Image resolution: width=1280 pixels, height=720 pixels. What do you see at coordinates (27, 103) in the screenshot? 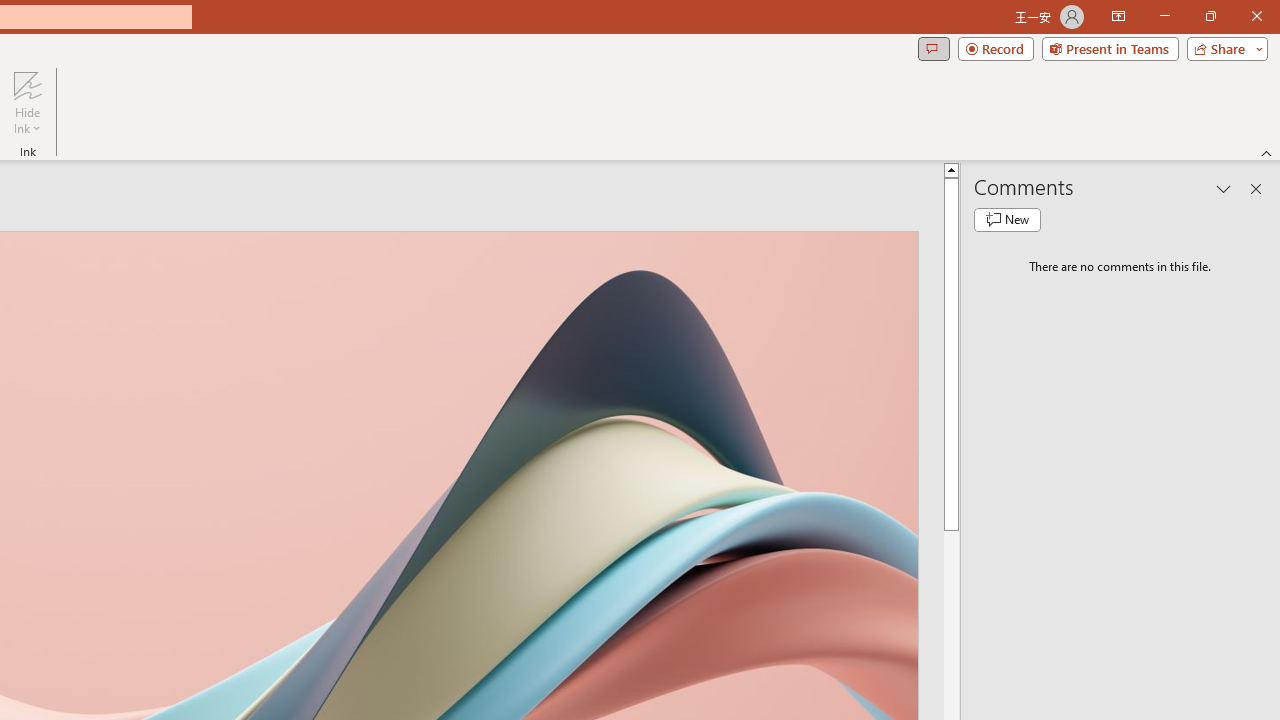
I see `'Hide Ink'` at bounding box center [27, 103].